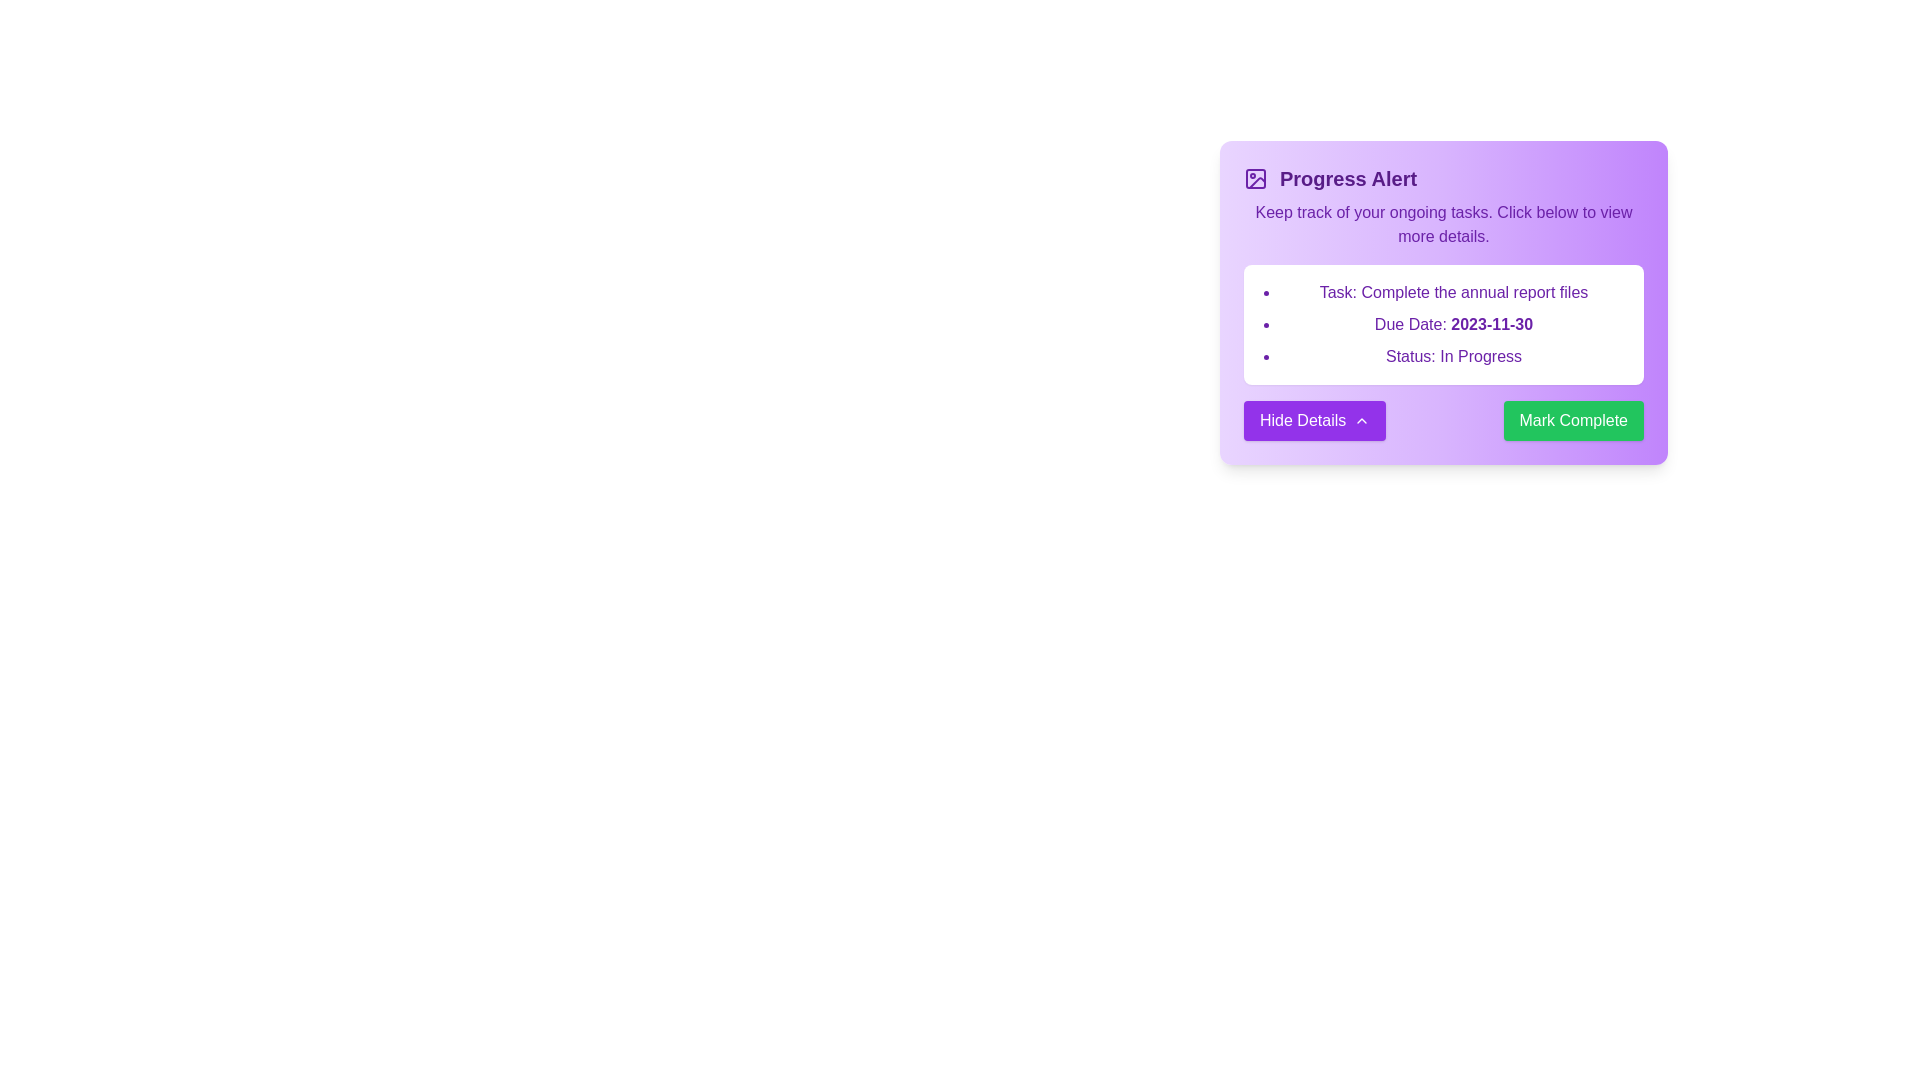 This screenshot has width=1920, height=1080. Describe the element at coordinates (1572, 419) in the screenshot. I see `'Mark Complete' button to mark the tasks as complete` at that location.